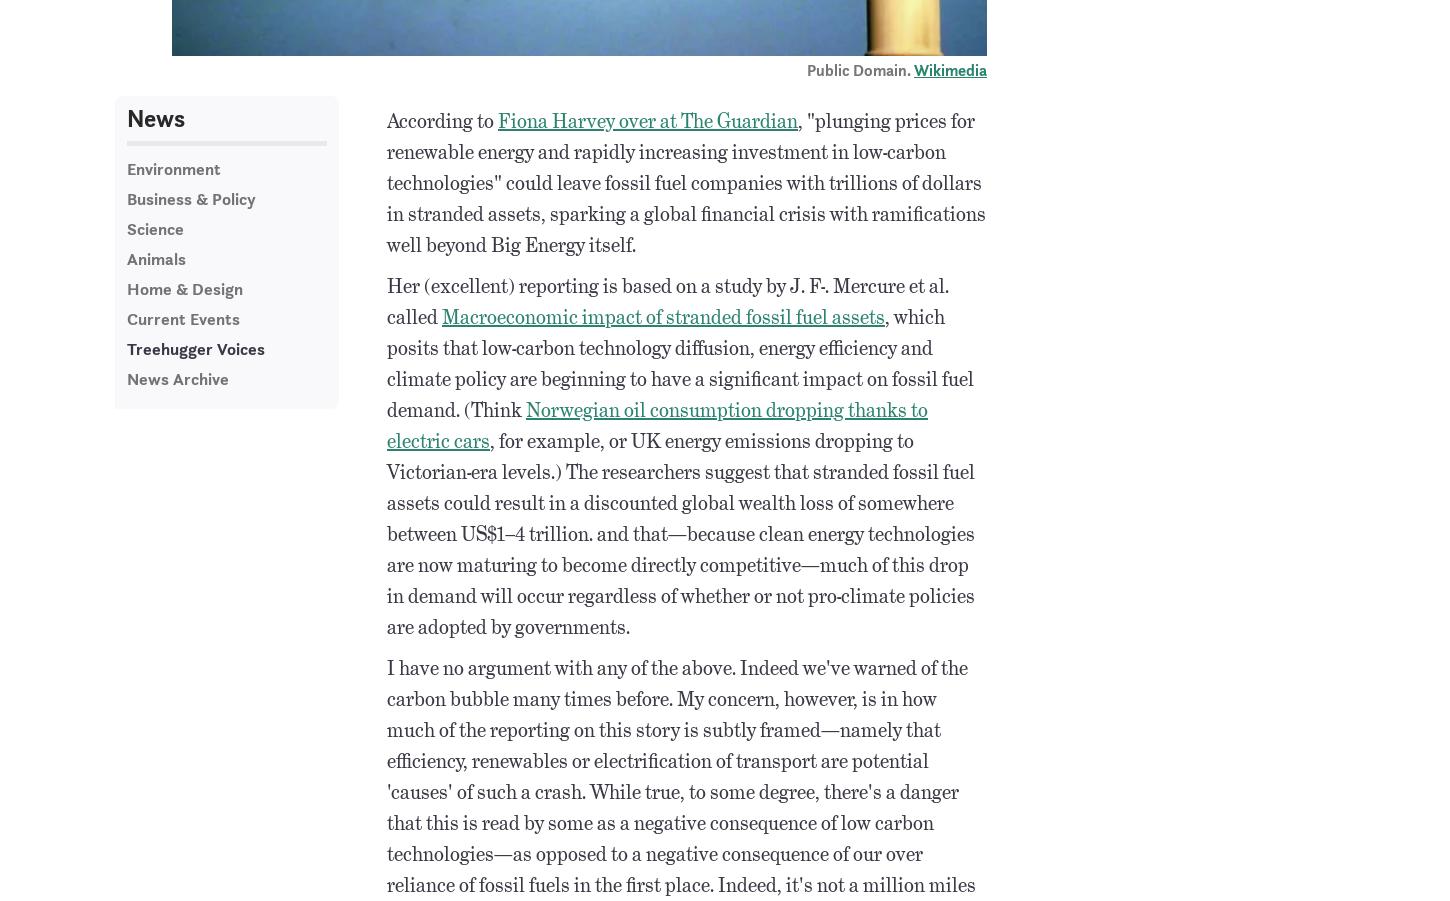  What do you see at coordinates (177, 377) in the screenshot?
I see `'News Archive'` at bounding box center [177, 377].